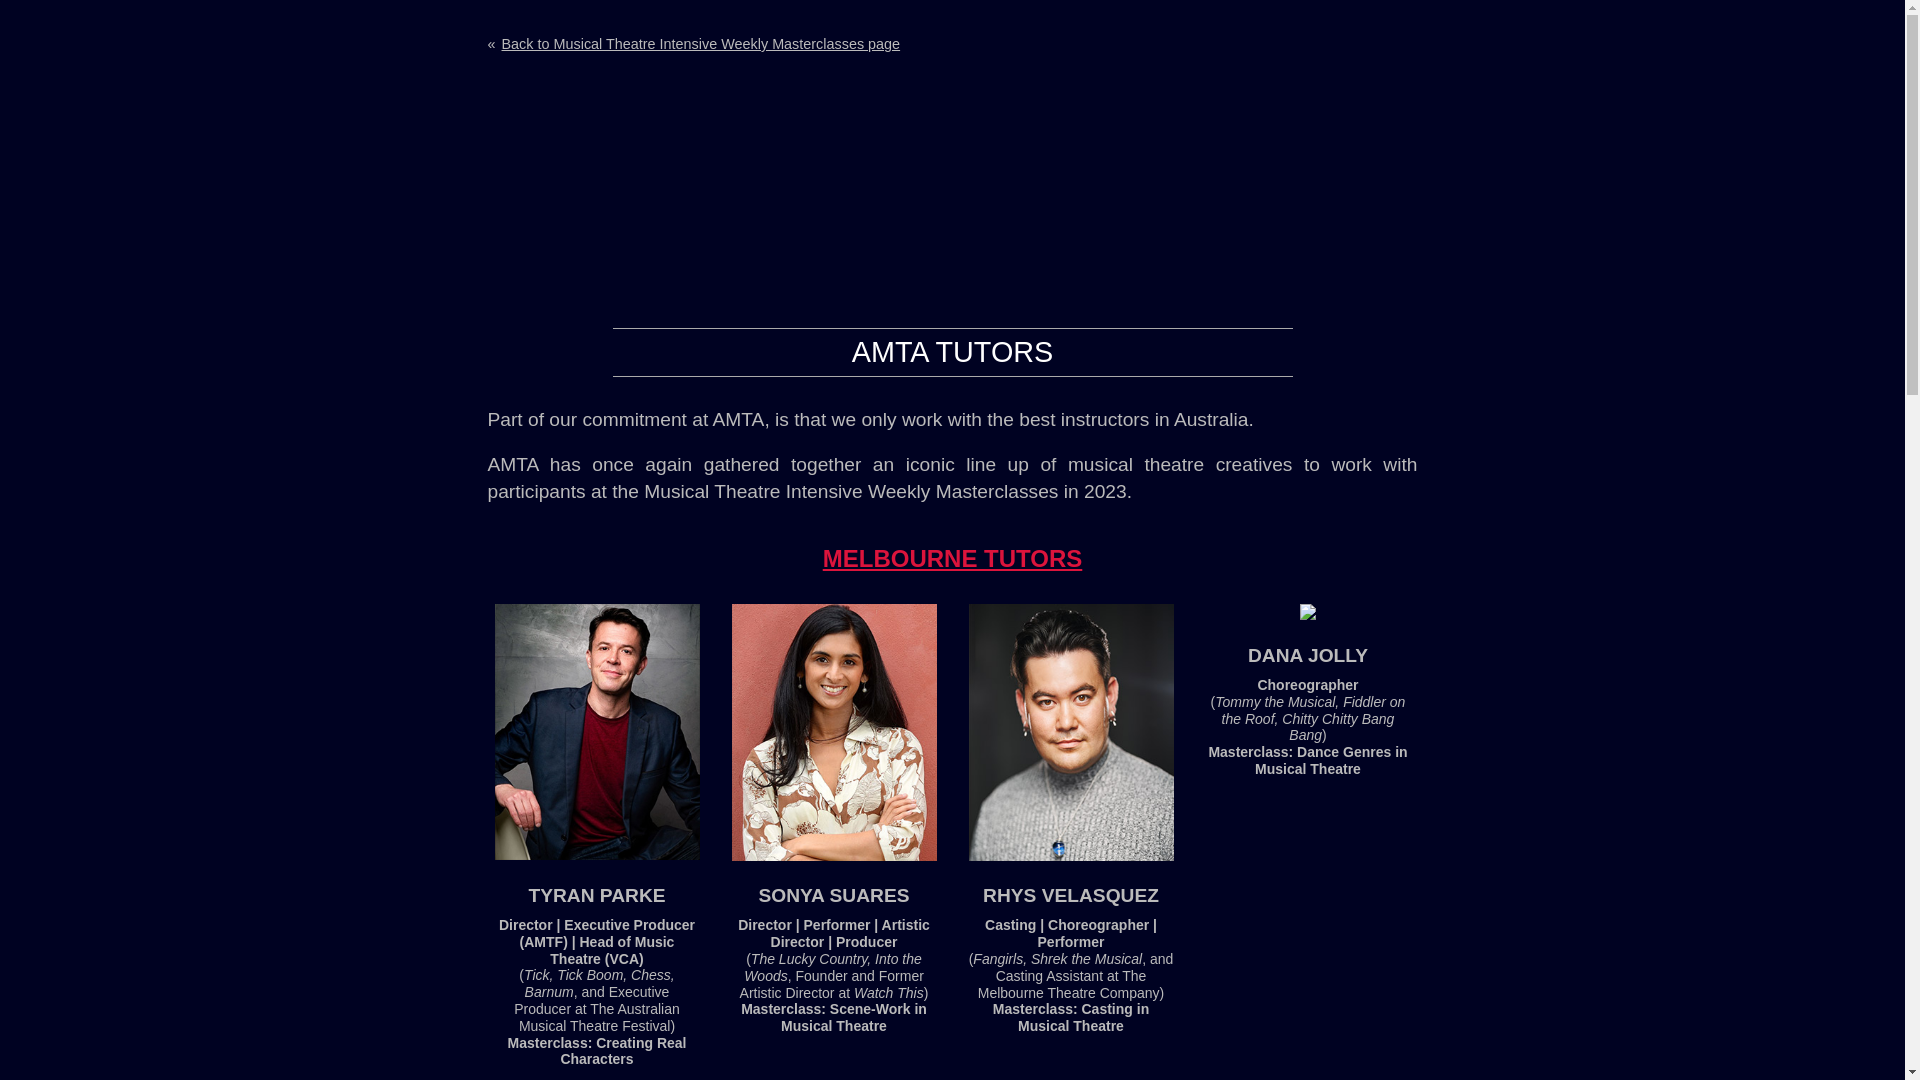  I want to click on 'Back to Musical Theatre Intensive Weekly Masterclasses page', so click(704, 43).